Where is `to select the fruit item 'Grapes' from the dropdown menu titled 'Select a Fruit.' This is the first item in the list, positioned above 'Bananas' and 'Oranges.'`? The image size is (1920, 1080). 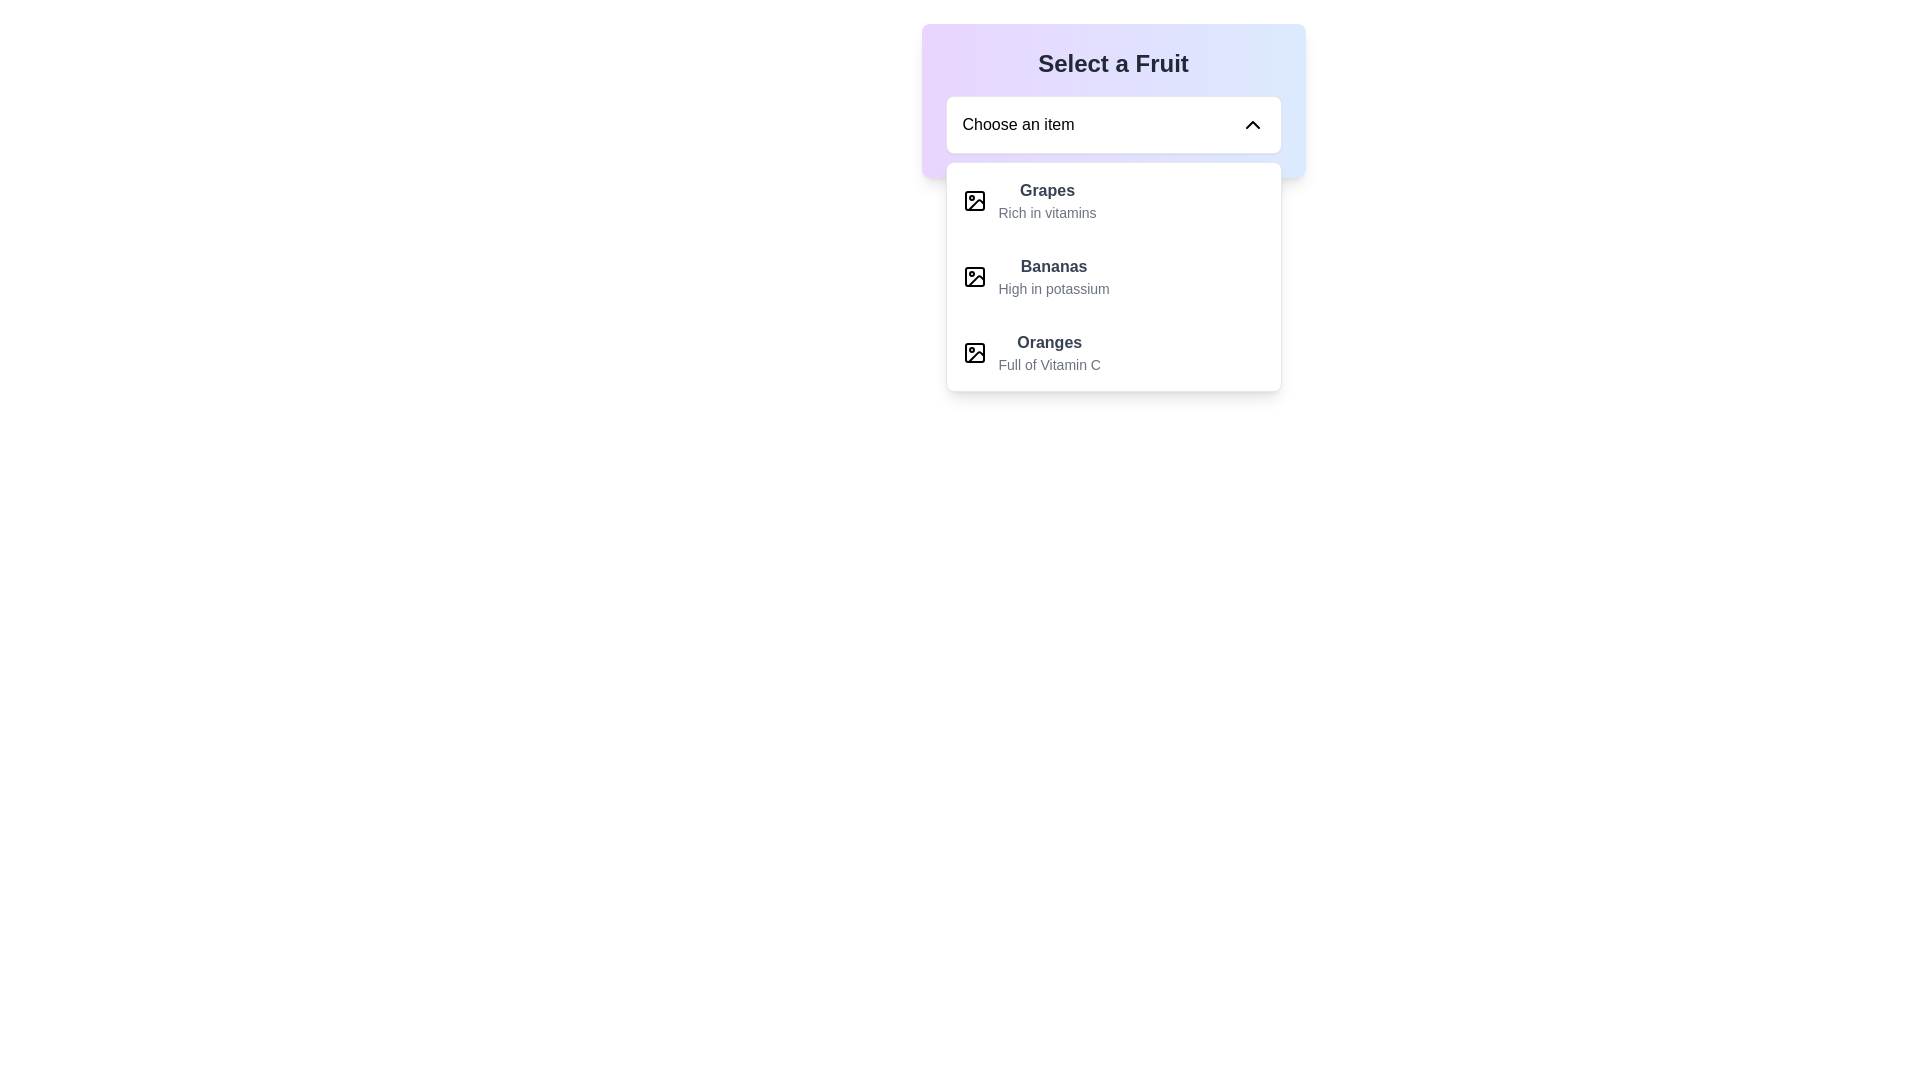 to select the fruit item 'Grapes' from the dropdown menu titled 'Select a Fruit.' This is the first item in the list, positioned above 'Bananas' and 'Oranges.' is located at coordinates (1046, 200).